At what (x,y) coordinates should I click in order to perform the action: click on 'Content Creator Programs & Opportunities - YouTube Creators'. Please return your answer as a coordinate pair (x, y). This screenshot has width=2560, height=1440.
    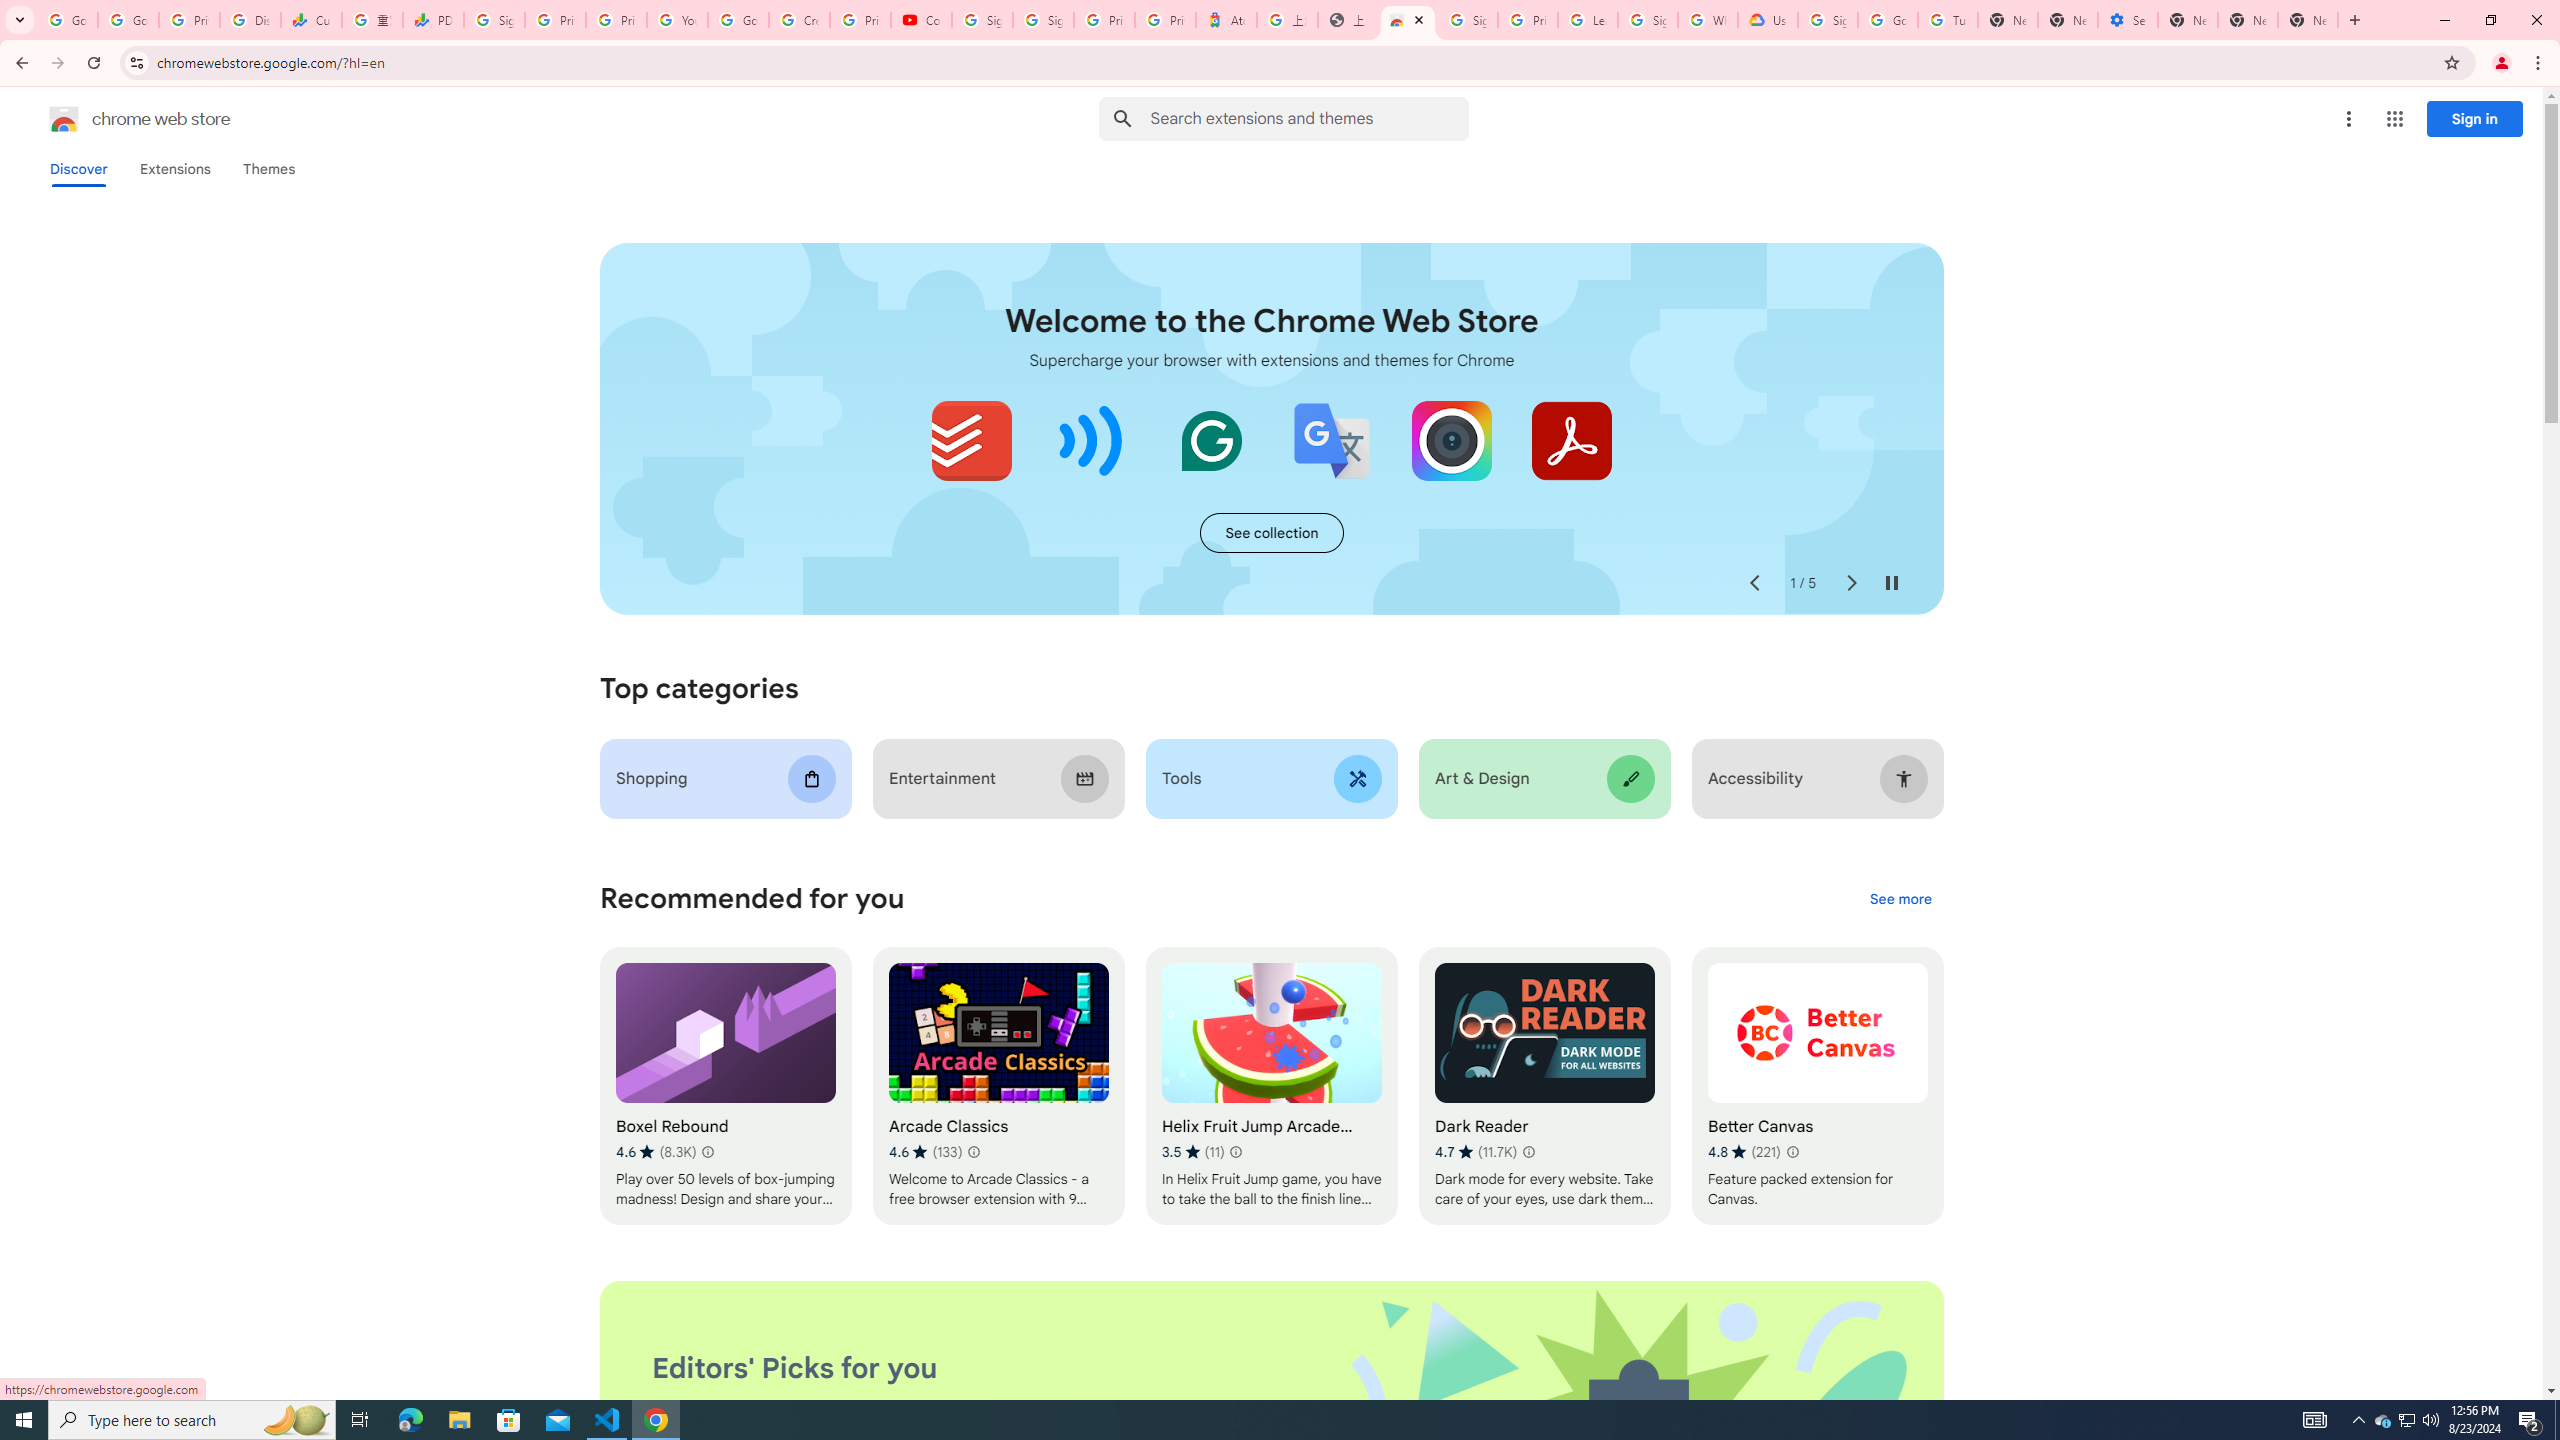
    Looking at the image, I should click on (921, 19).